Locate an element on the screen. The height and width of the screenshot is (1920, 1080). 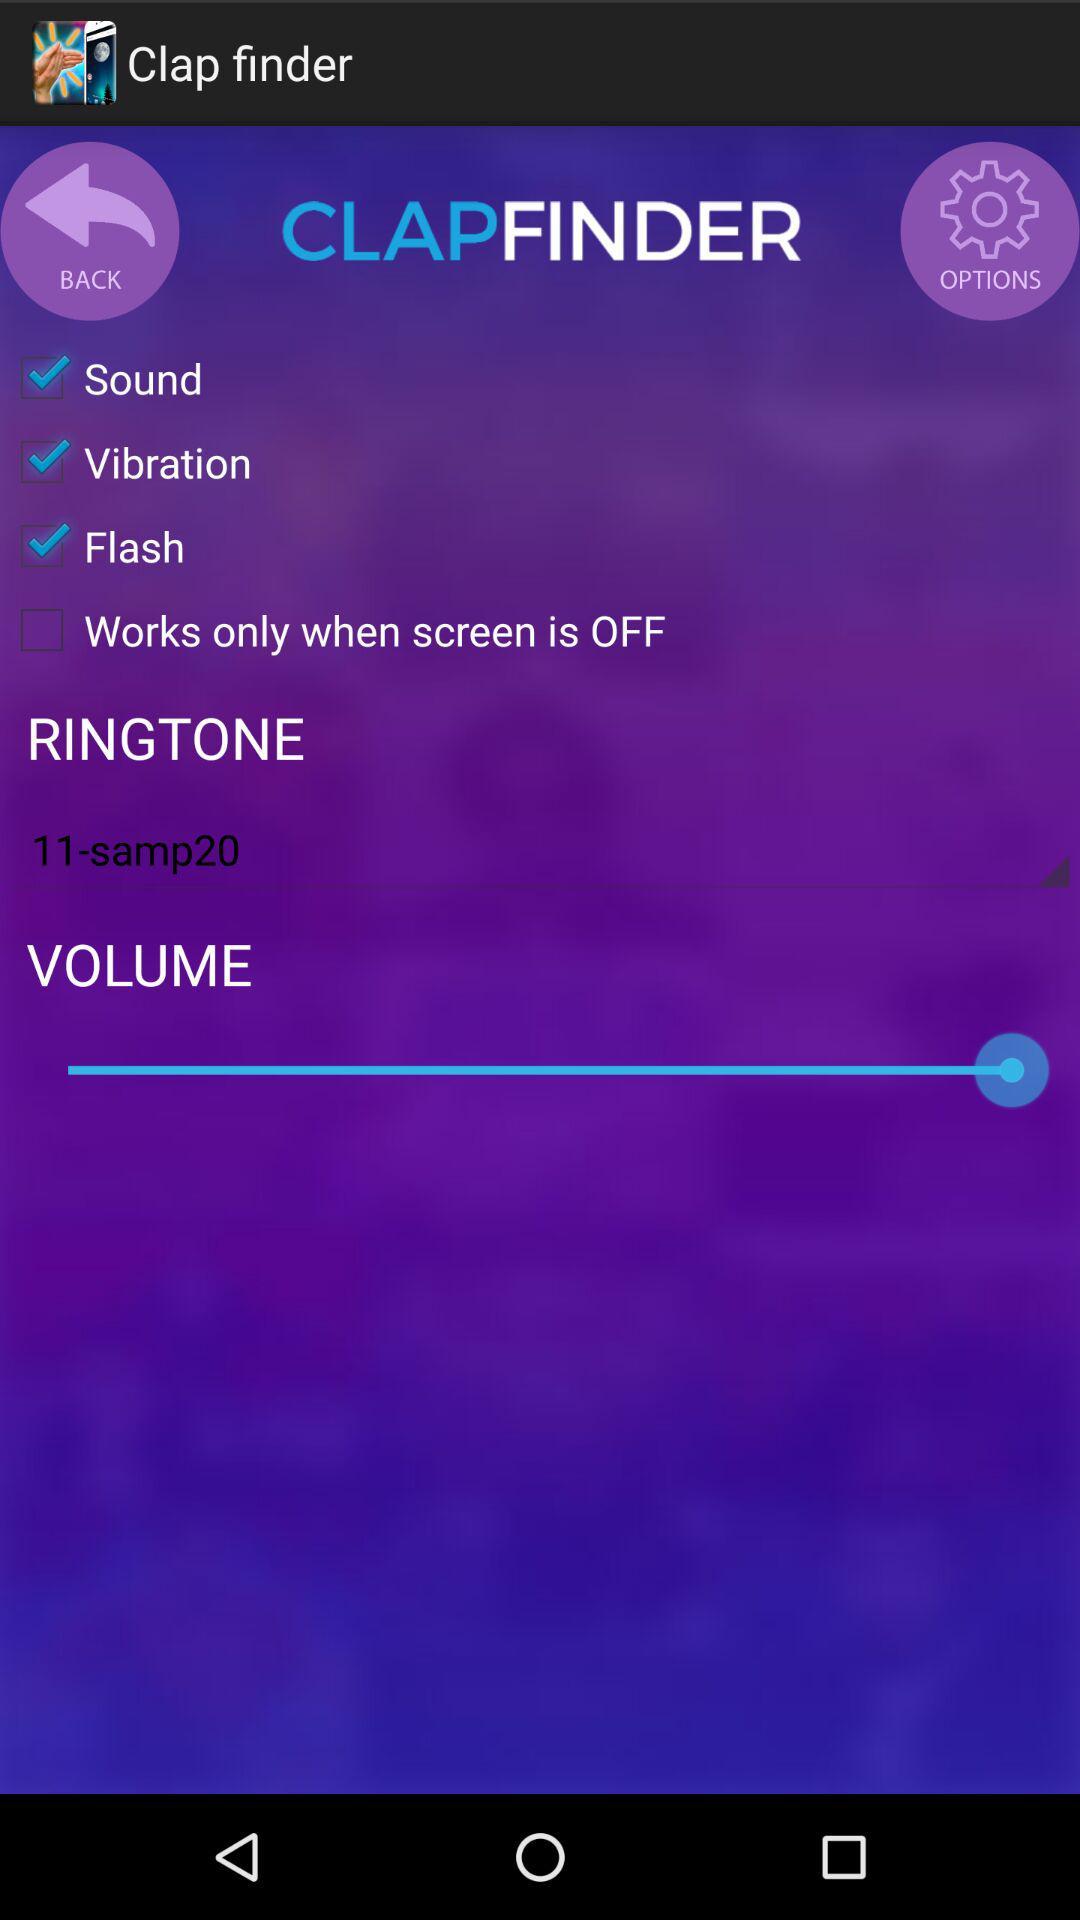
flash checkbox is located at coordinates (92, 546).